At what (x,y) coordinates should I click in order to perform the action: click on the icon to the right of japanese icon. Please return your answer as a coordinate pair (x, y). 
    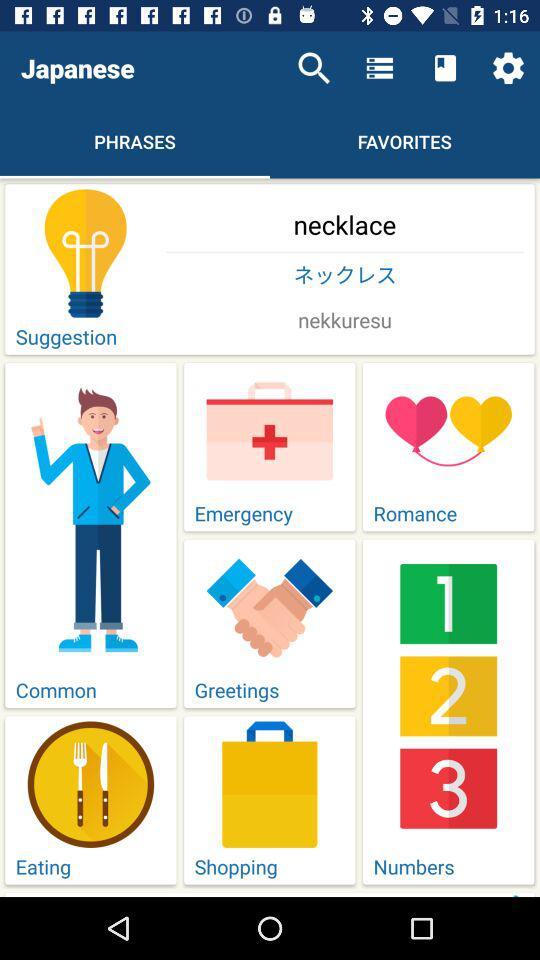
    Looking at the image, I should click on (314, 68).